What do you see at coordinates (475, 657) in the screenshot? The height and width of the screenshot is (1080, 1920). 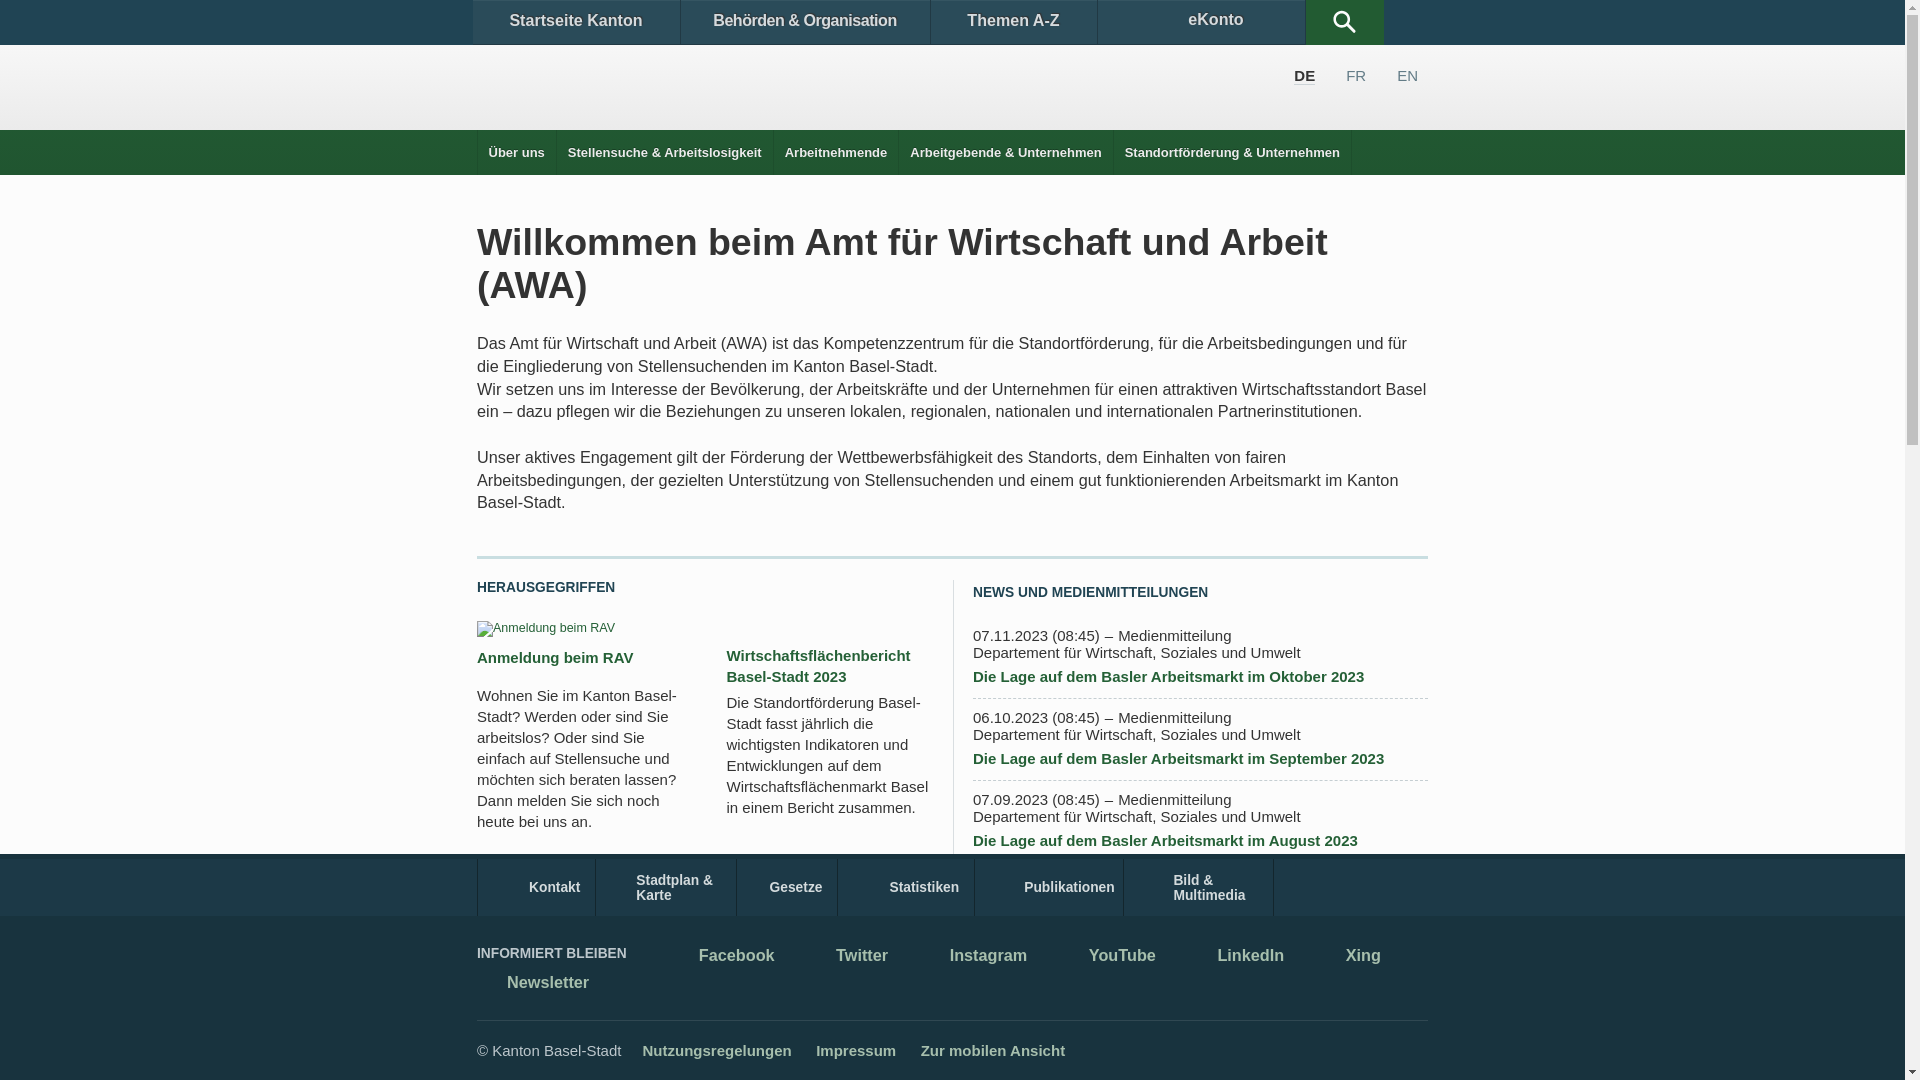 I see `'Anmeldung beim RAV'` at bounding box center [475, 657].